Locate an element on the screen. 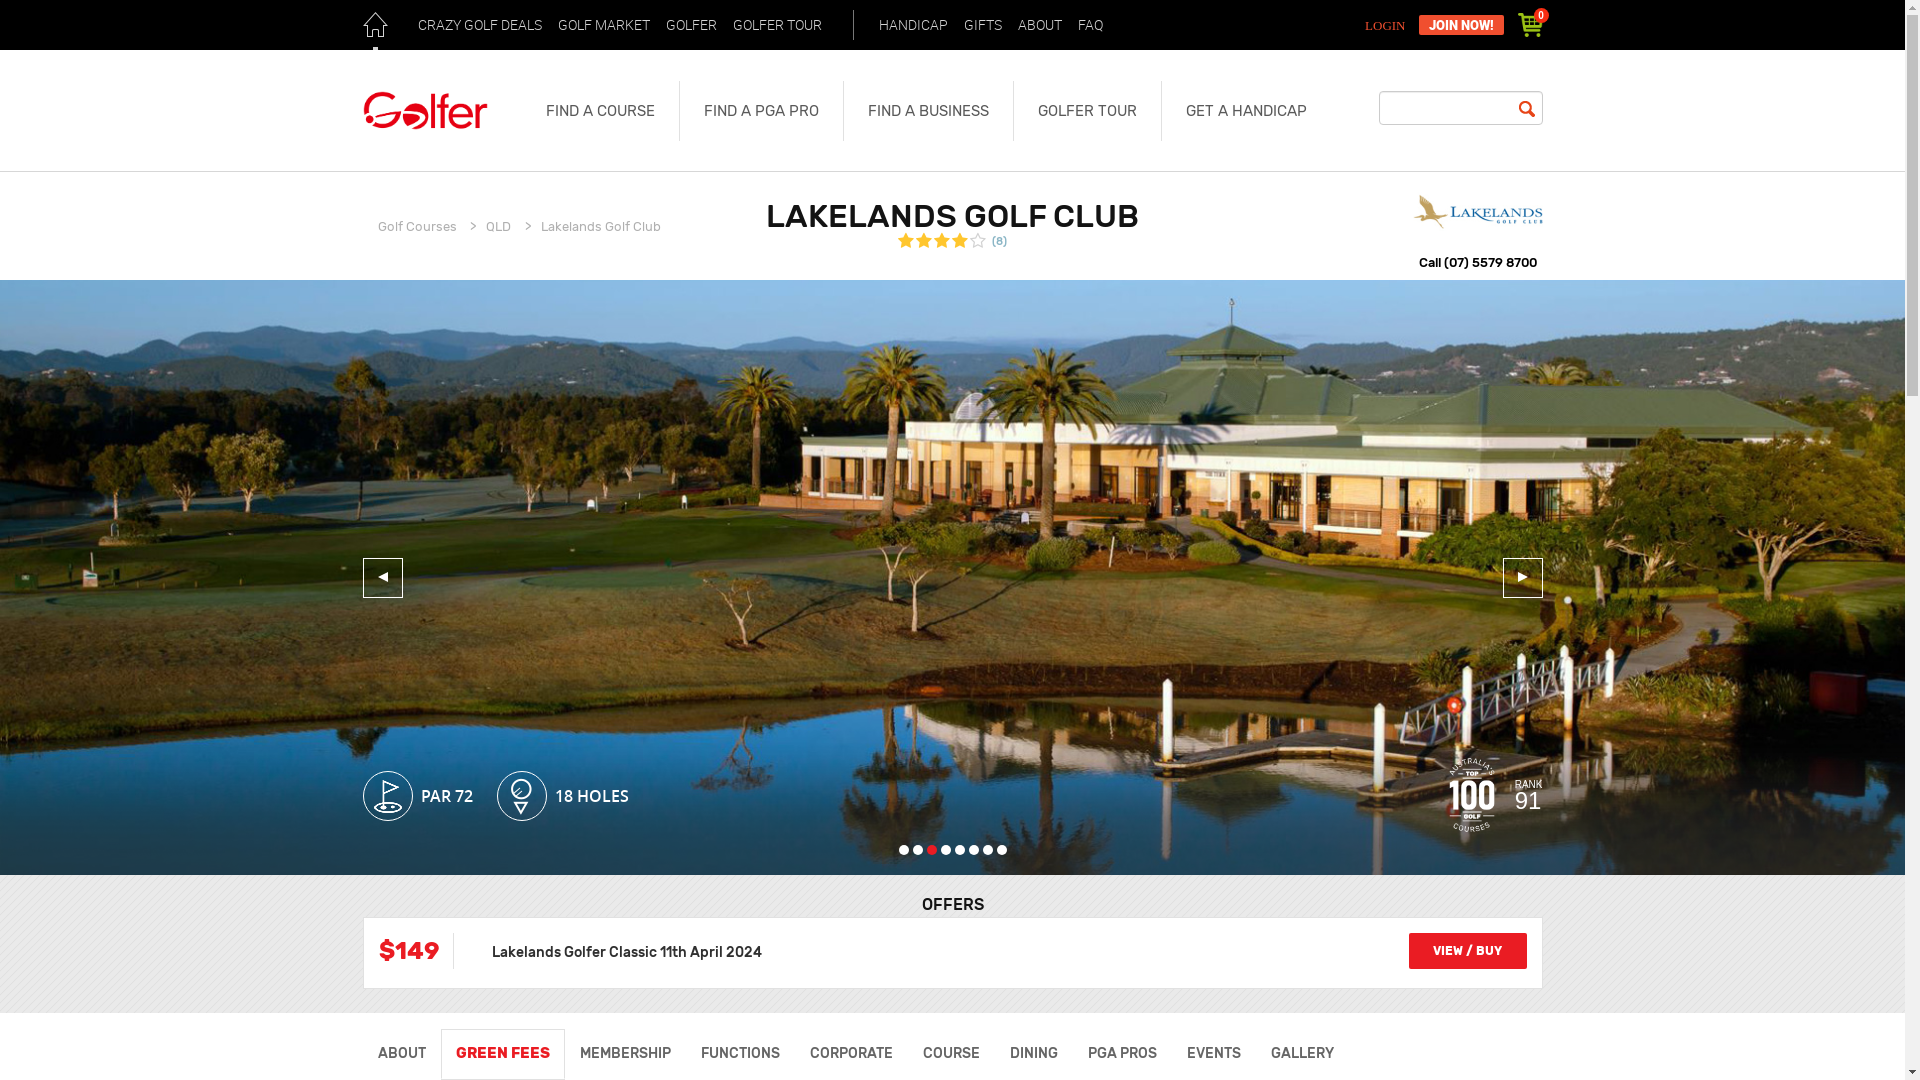 This screenshot has height=1080, width=1920. 'CRAZY GOLF DEALS' is located at coordinates (478, 24).